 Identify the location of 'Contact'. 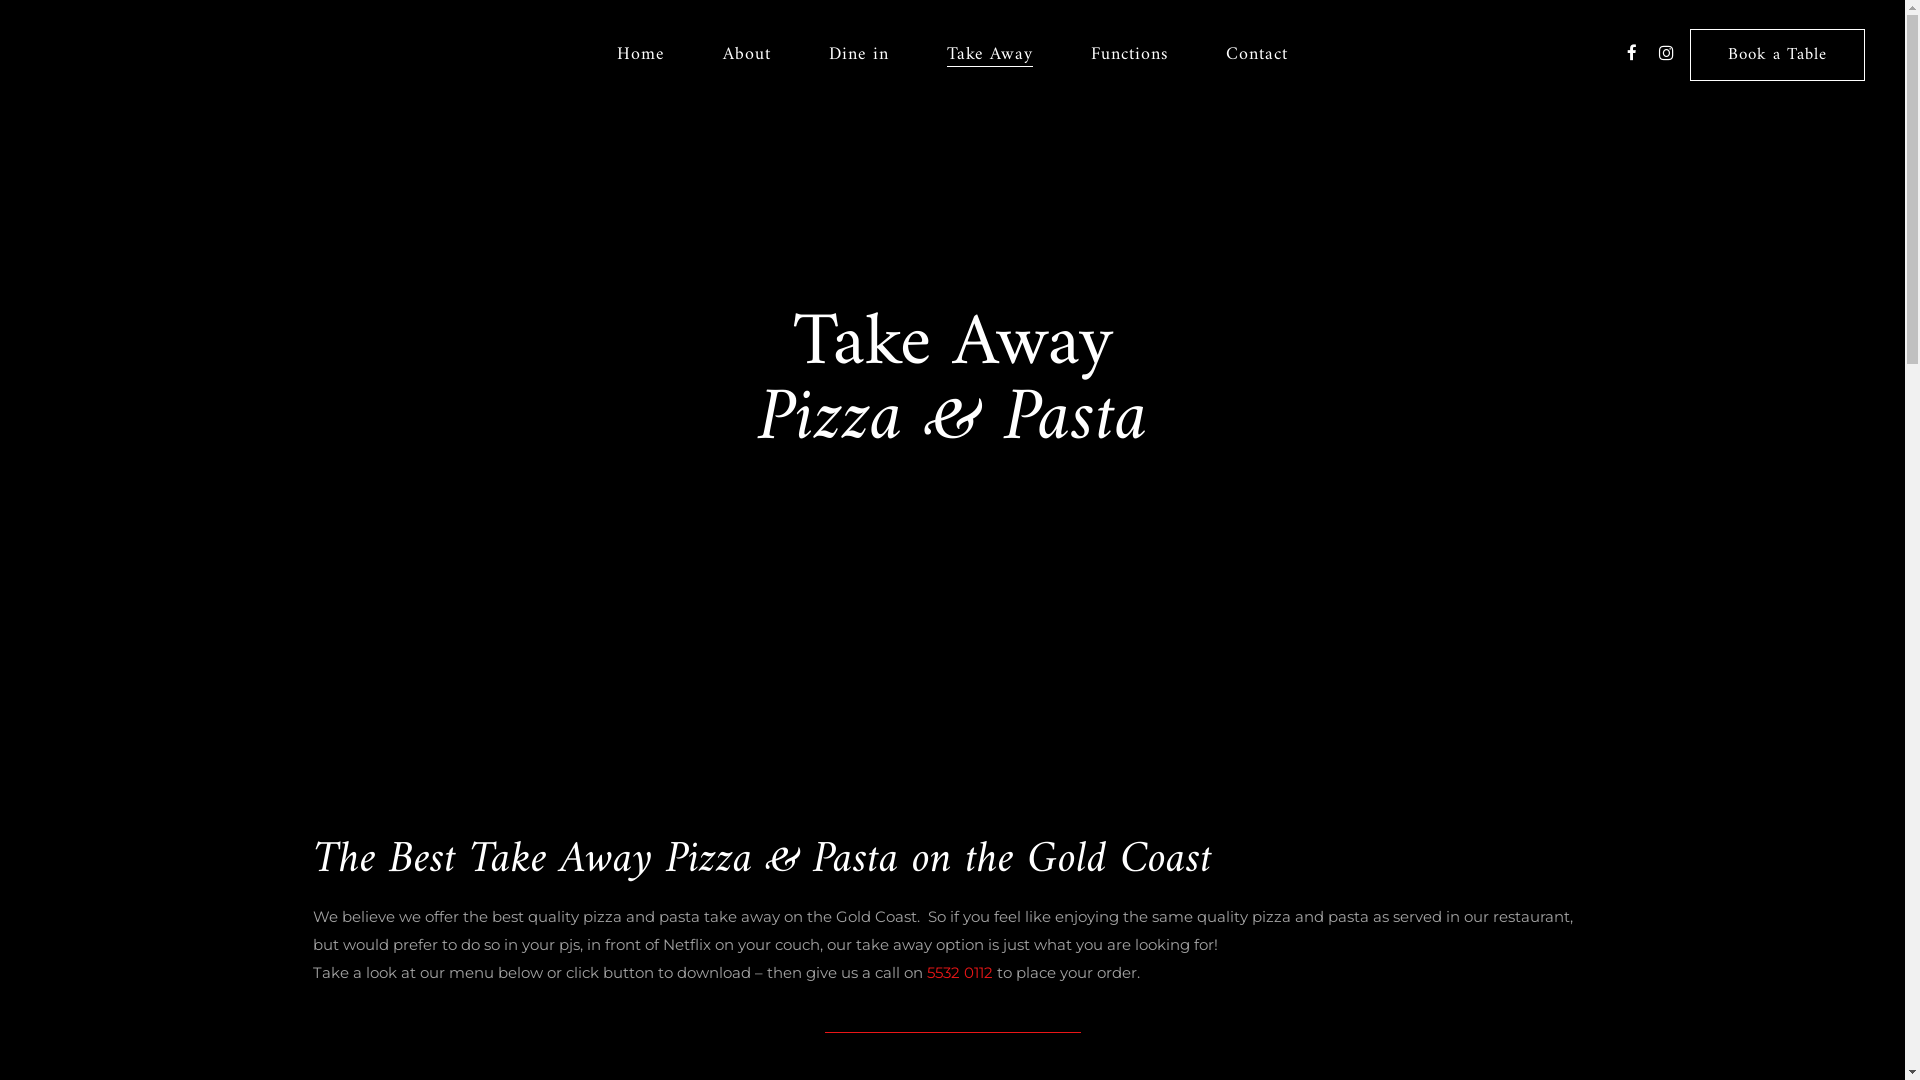
(1196, 53).